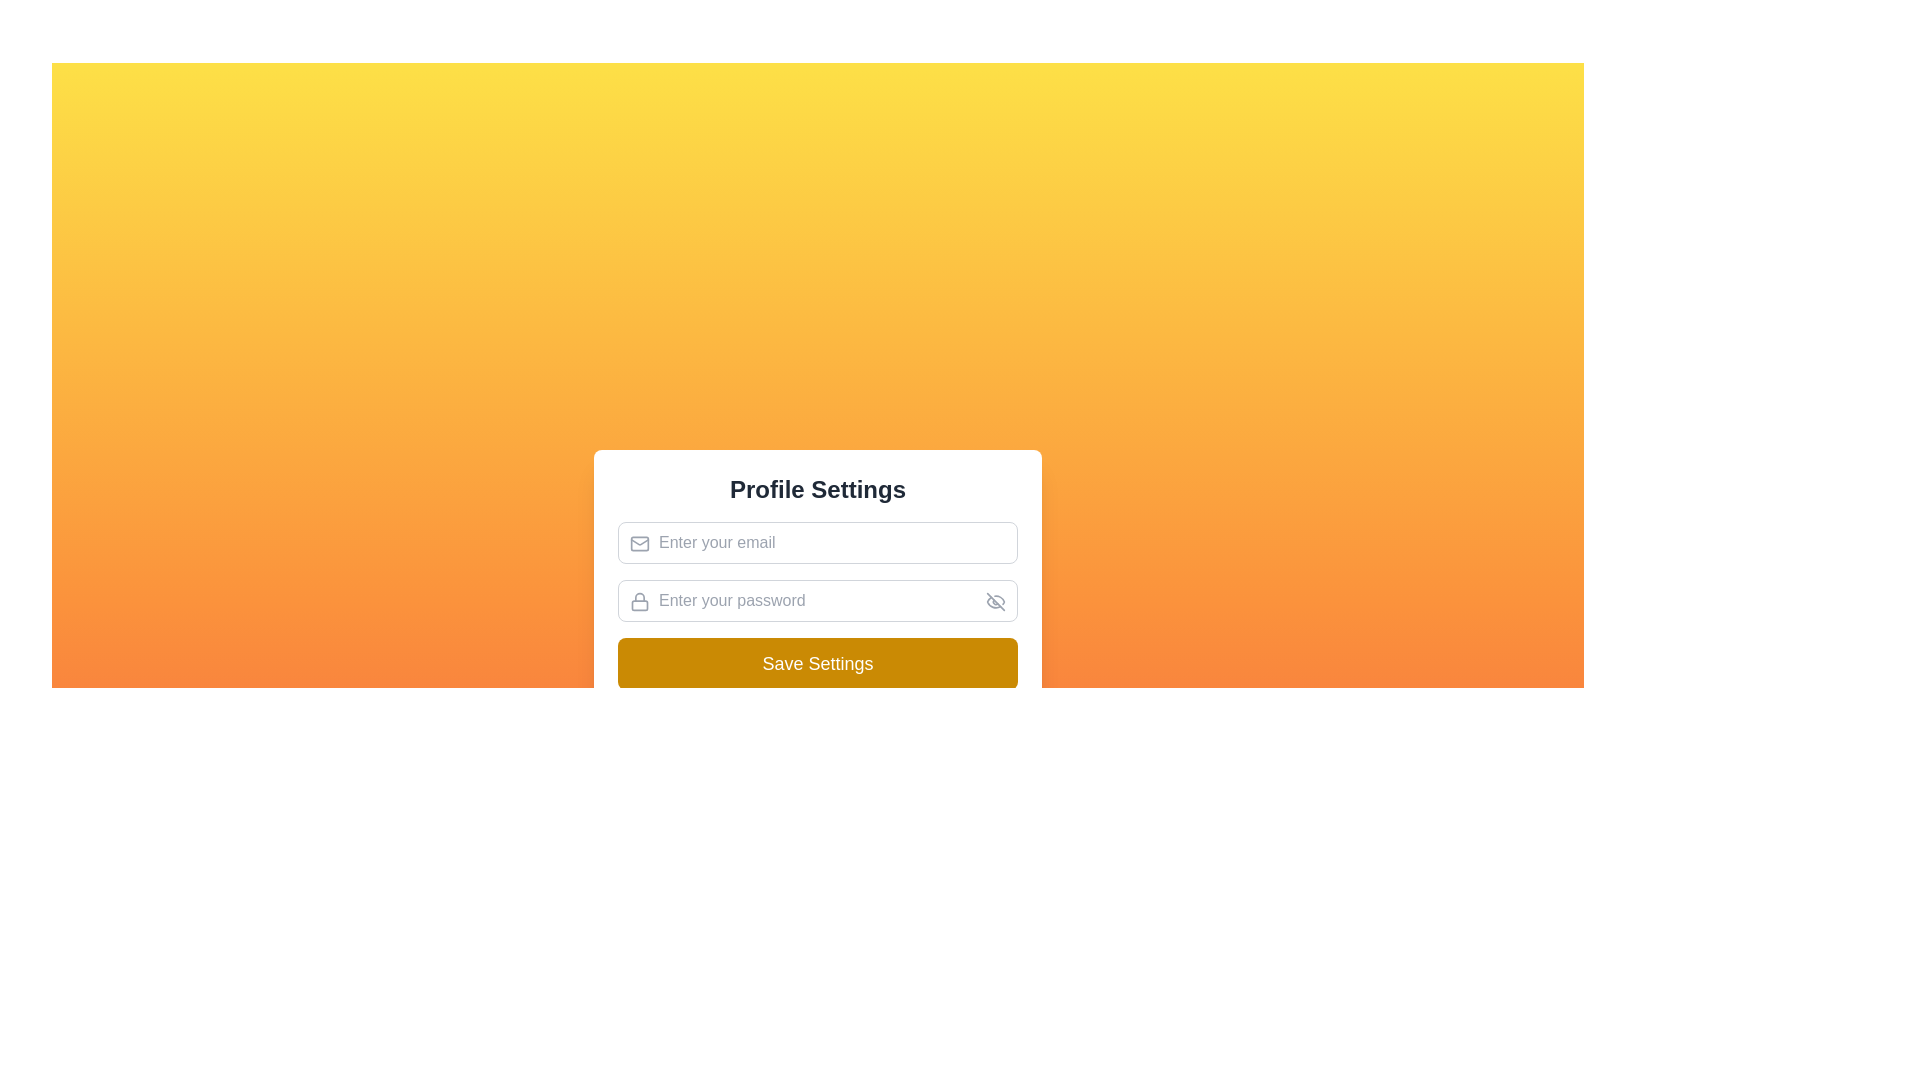  Describe the element at coordinates (638, 543) in the screenshot. I see `the decorative graphical element (rectangular part of the email icon) located at the far left inside the email input field in the 'Profile Settings' section` at that location.